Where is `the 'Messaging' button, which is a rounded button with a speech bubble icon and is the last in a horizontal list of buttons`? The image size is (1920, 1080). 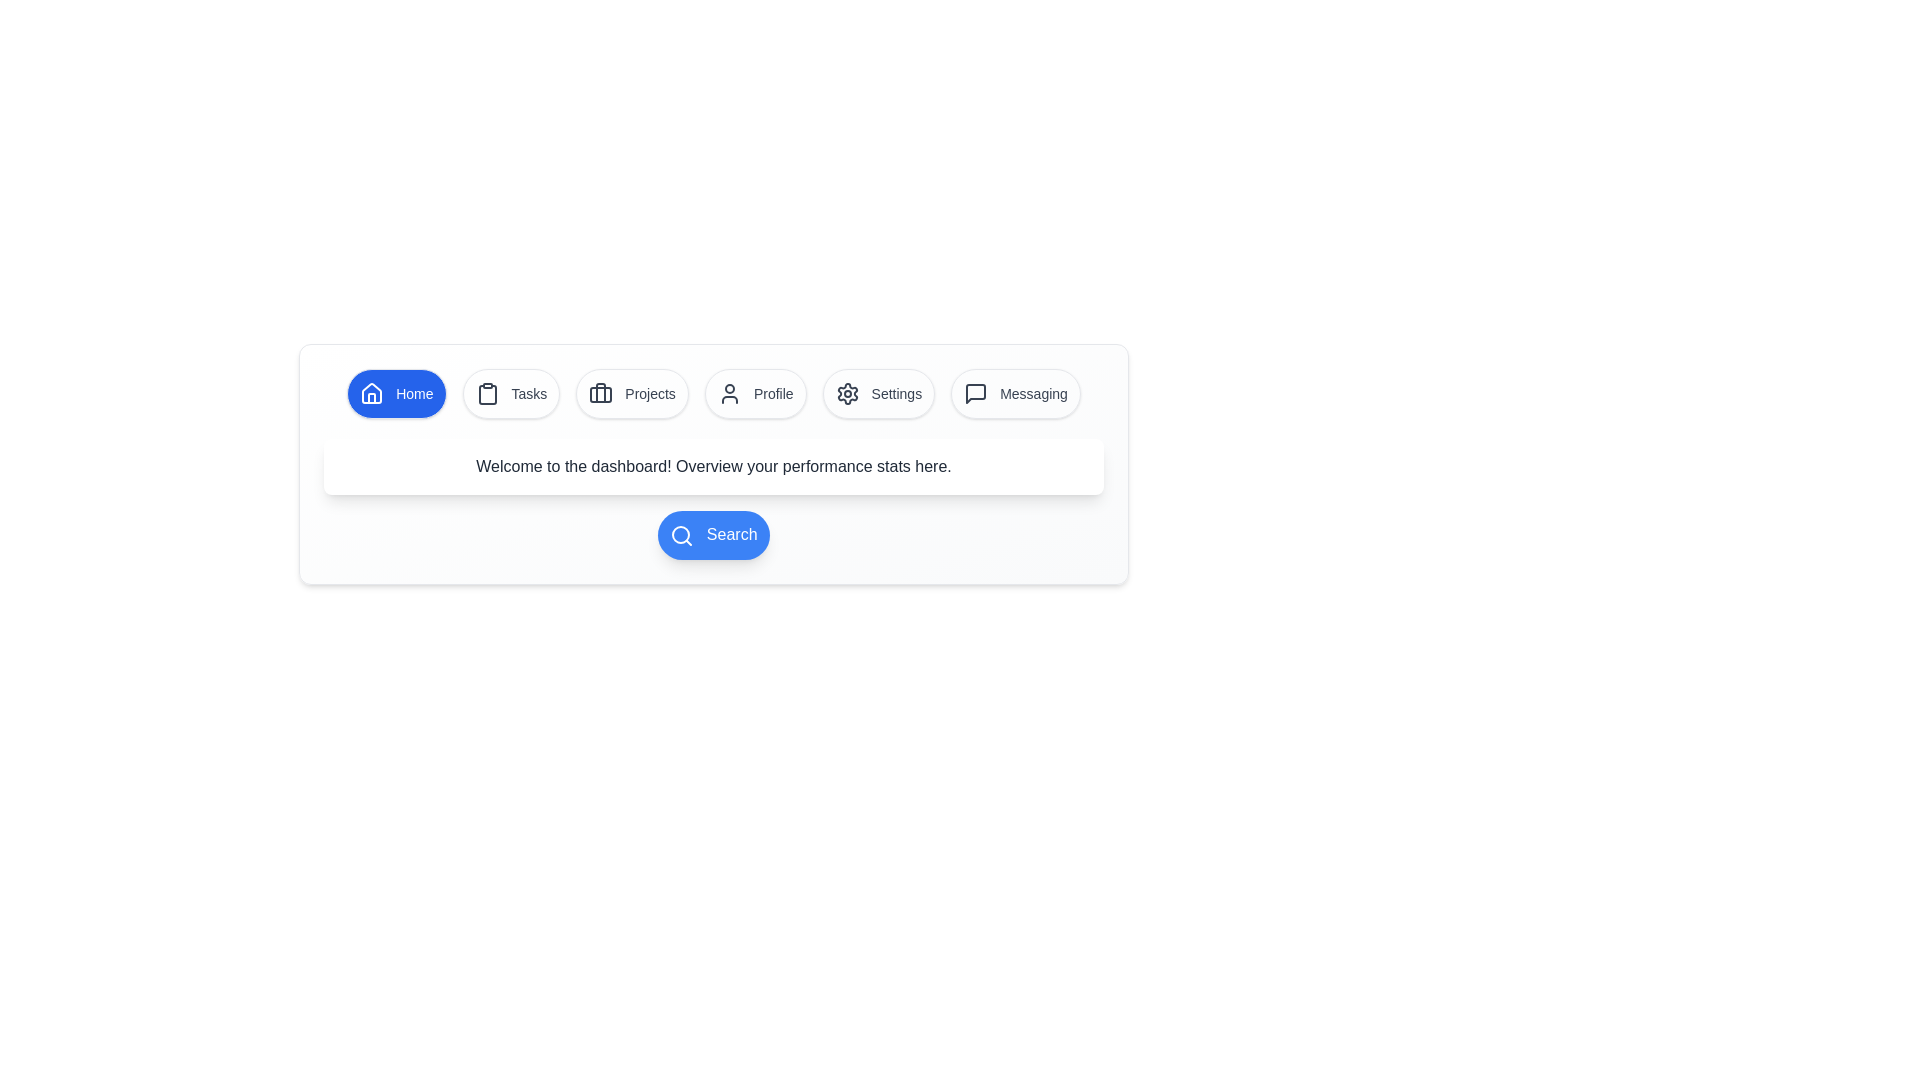
the 'Messaging' button, which is a rounded button with a speech bubble icon and is the last in a horizontal list of buttons is located at coordinates (1016, 393).